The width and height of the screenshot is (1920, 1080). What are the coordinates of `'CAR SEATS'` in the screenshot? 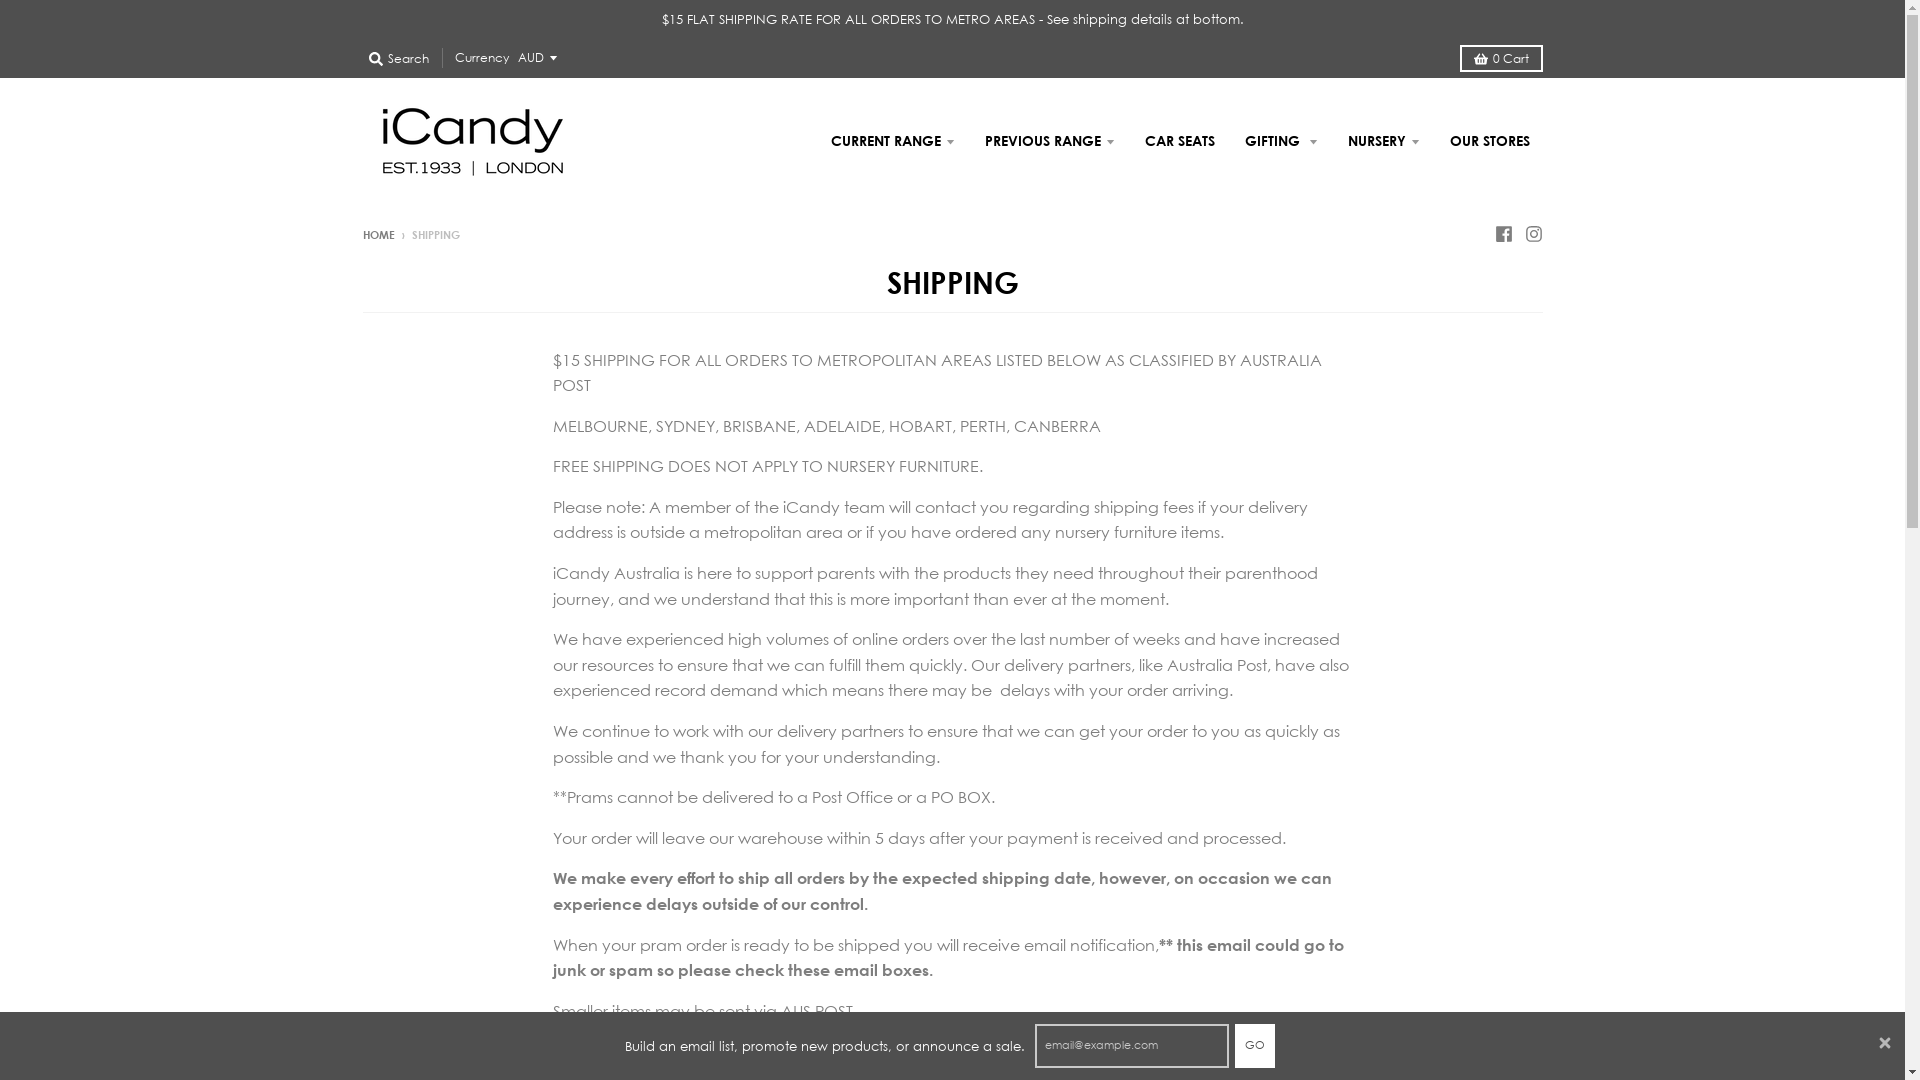 It's located at (1132, 140).